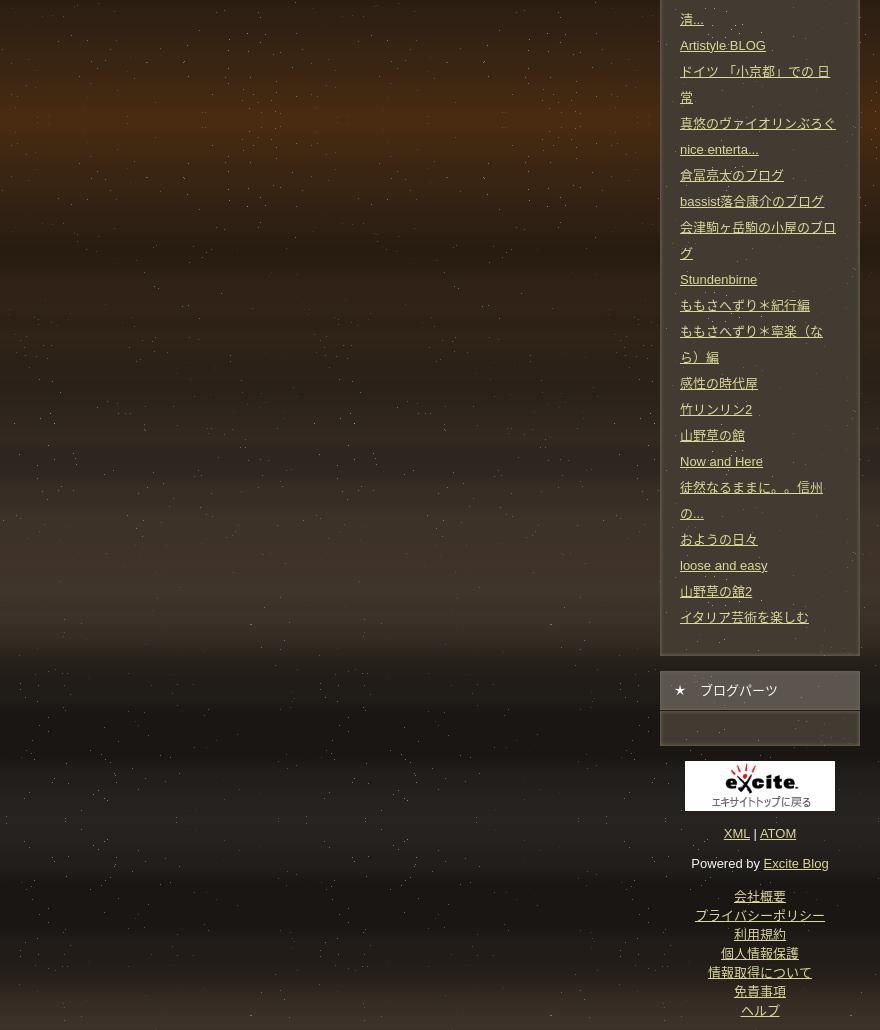 The height and width of the screenshot is (1030, 880). Describe the element at coordinates (726, 862) in the screenshot. I see `'Powered by'` at that location.